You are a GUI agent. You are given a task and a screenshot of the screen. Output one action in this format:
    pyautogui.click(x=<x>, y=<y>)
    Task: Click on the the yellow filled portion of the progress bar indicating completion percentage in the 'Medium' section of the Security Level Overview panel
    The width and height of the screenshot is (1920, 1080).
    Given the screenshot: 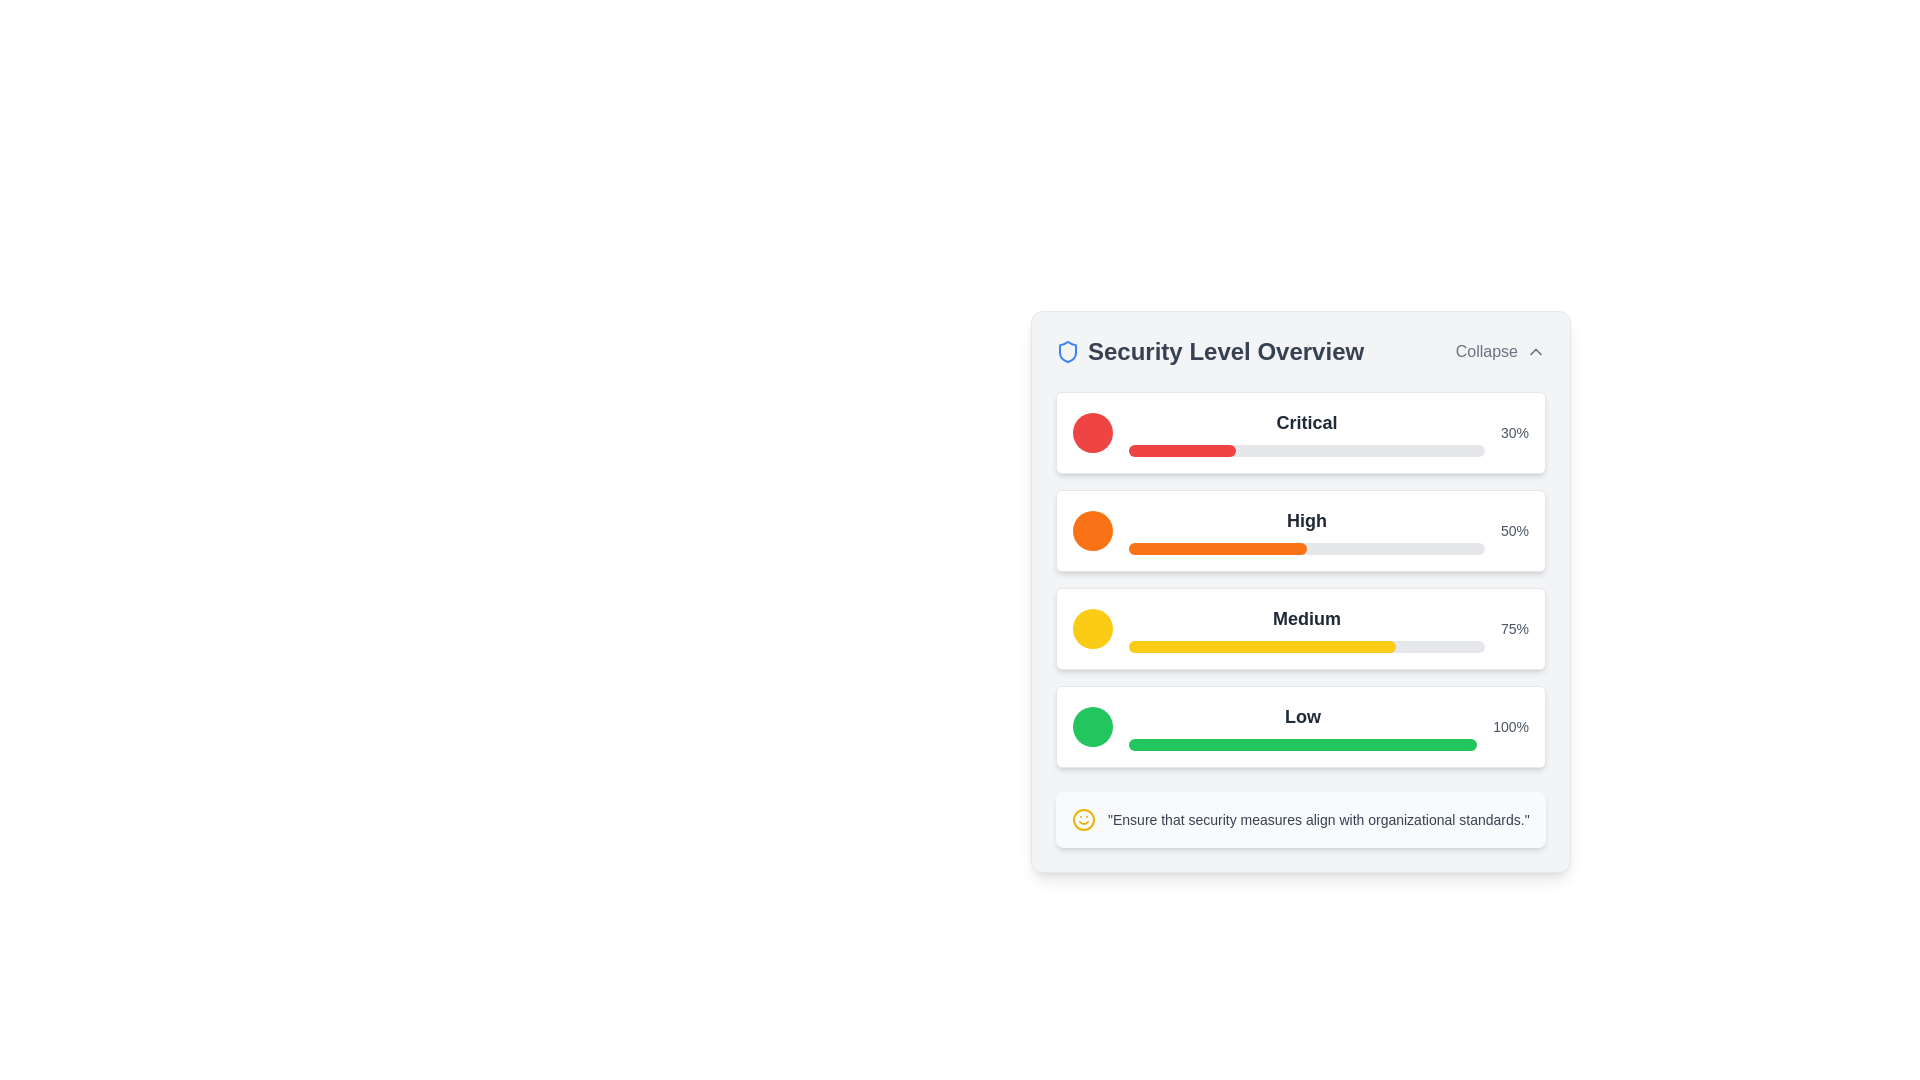 What is the action you would take?
    pyautogui.click(x=1261, y=647)
    